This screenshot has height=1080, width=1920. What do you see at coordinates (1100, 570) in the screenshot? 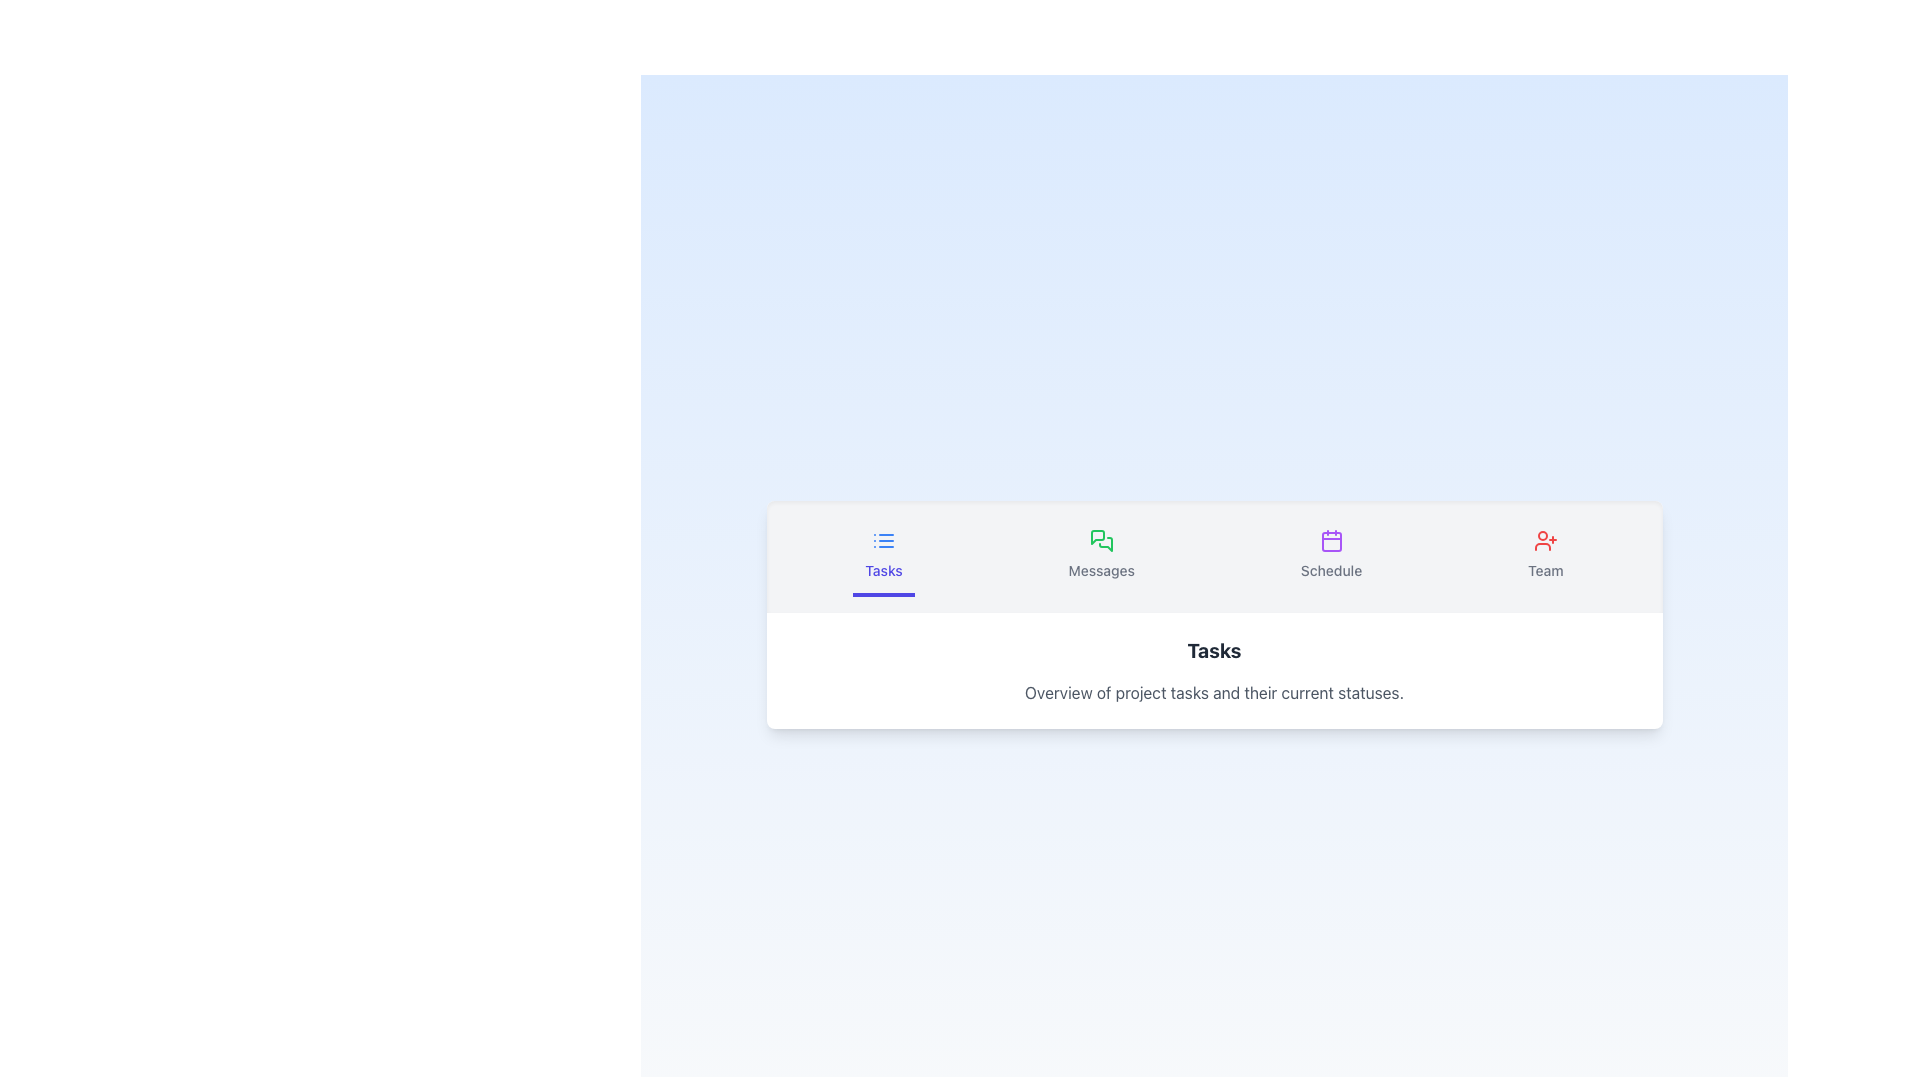
I see `the text label displaying 'Messages' which is styled with medium font size and is centered below the speech bubble icon in the navigation bar` at bounding box center [1100, 570].